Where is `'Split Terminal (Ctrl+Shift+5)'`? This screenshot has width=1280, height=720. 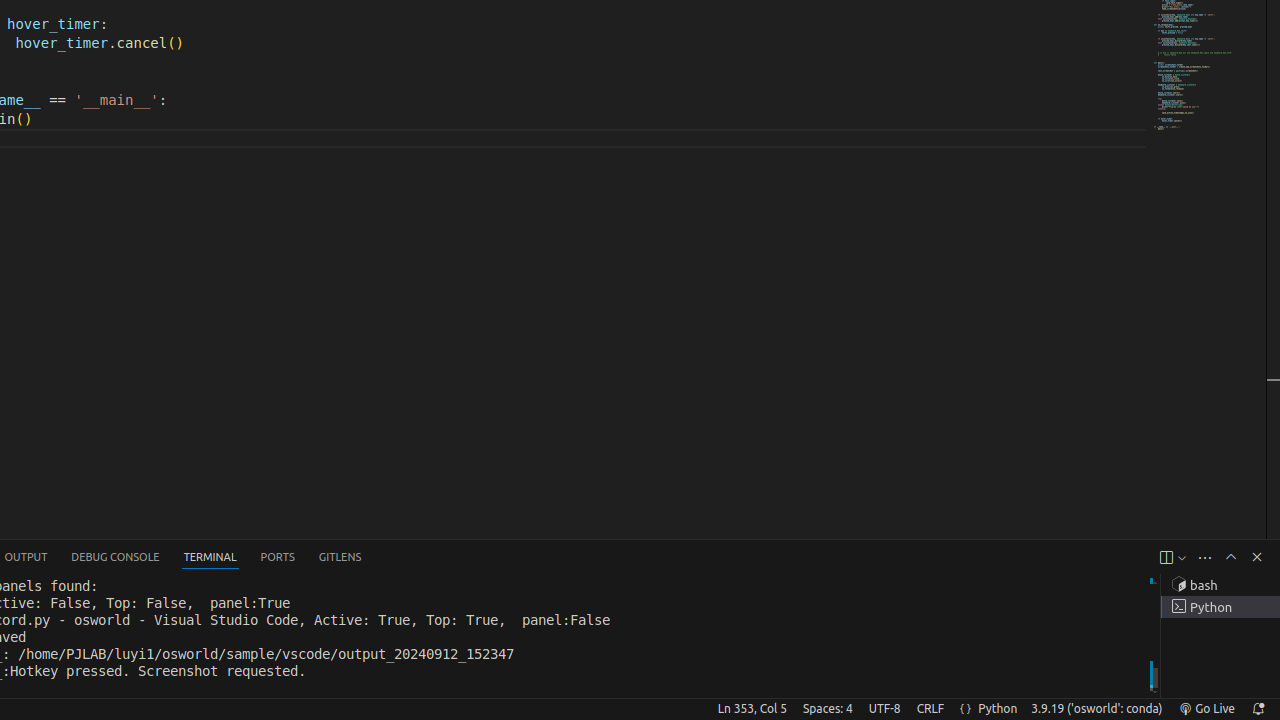 'Split Terminal (Ctrl+Shift+5)' is located at coordinates (1165, 557).